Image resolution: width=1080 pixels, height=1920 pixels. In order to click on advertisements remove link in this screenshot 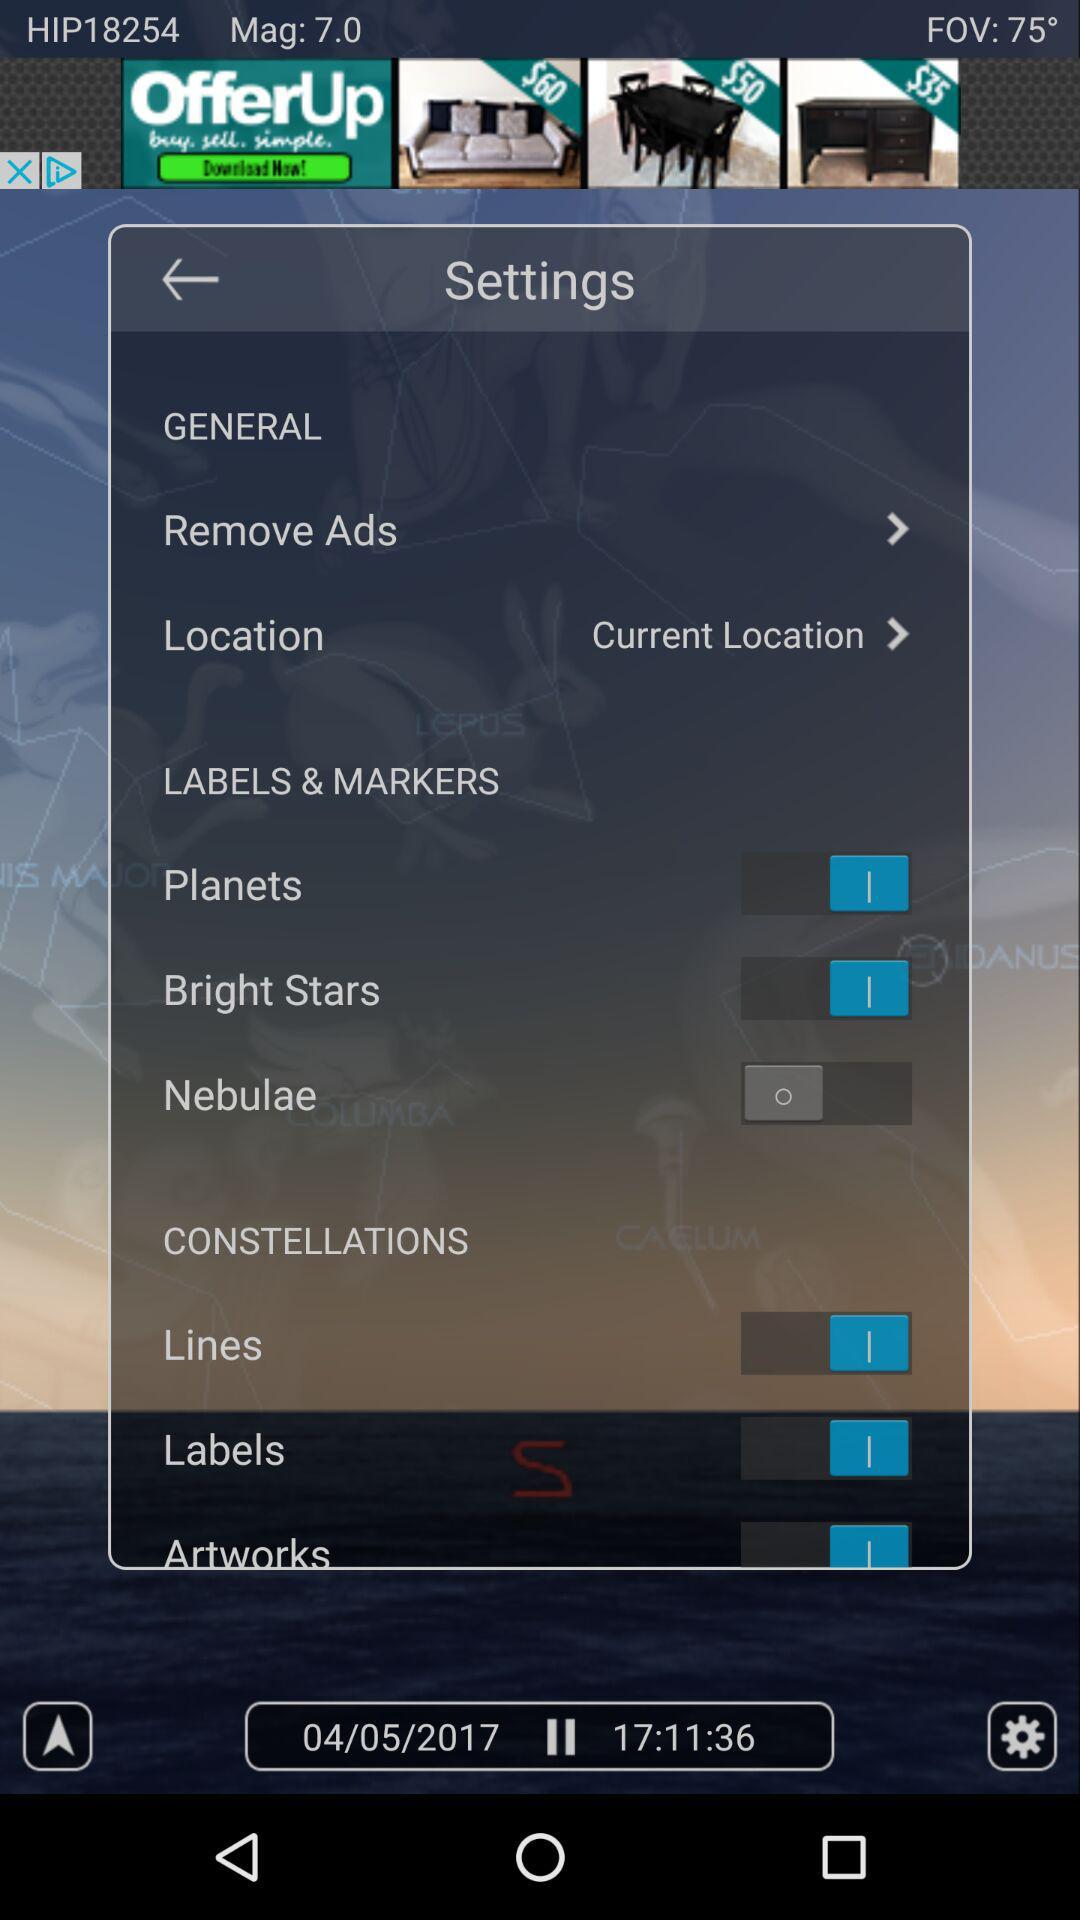, I will do `click(540, 528)`.